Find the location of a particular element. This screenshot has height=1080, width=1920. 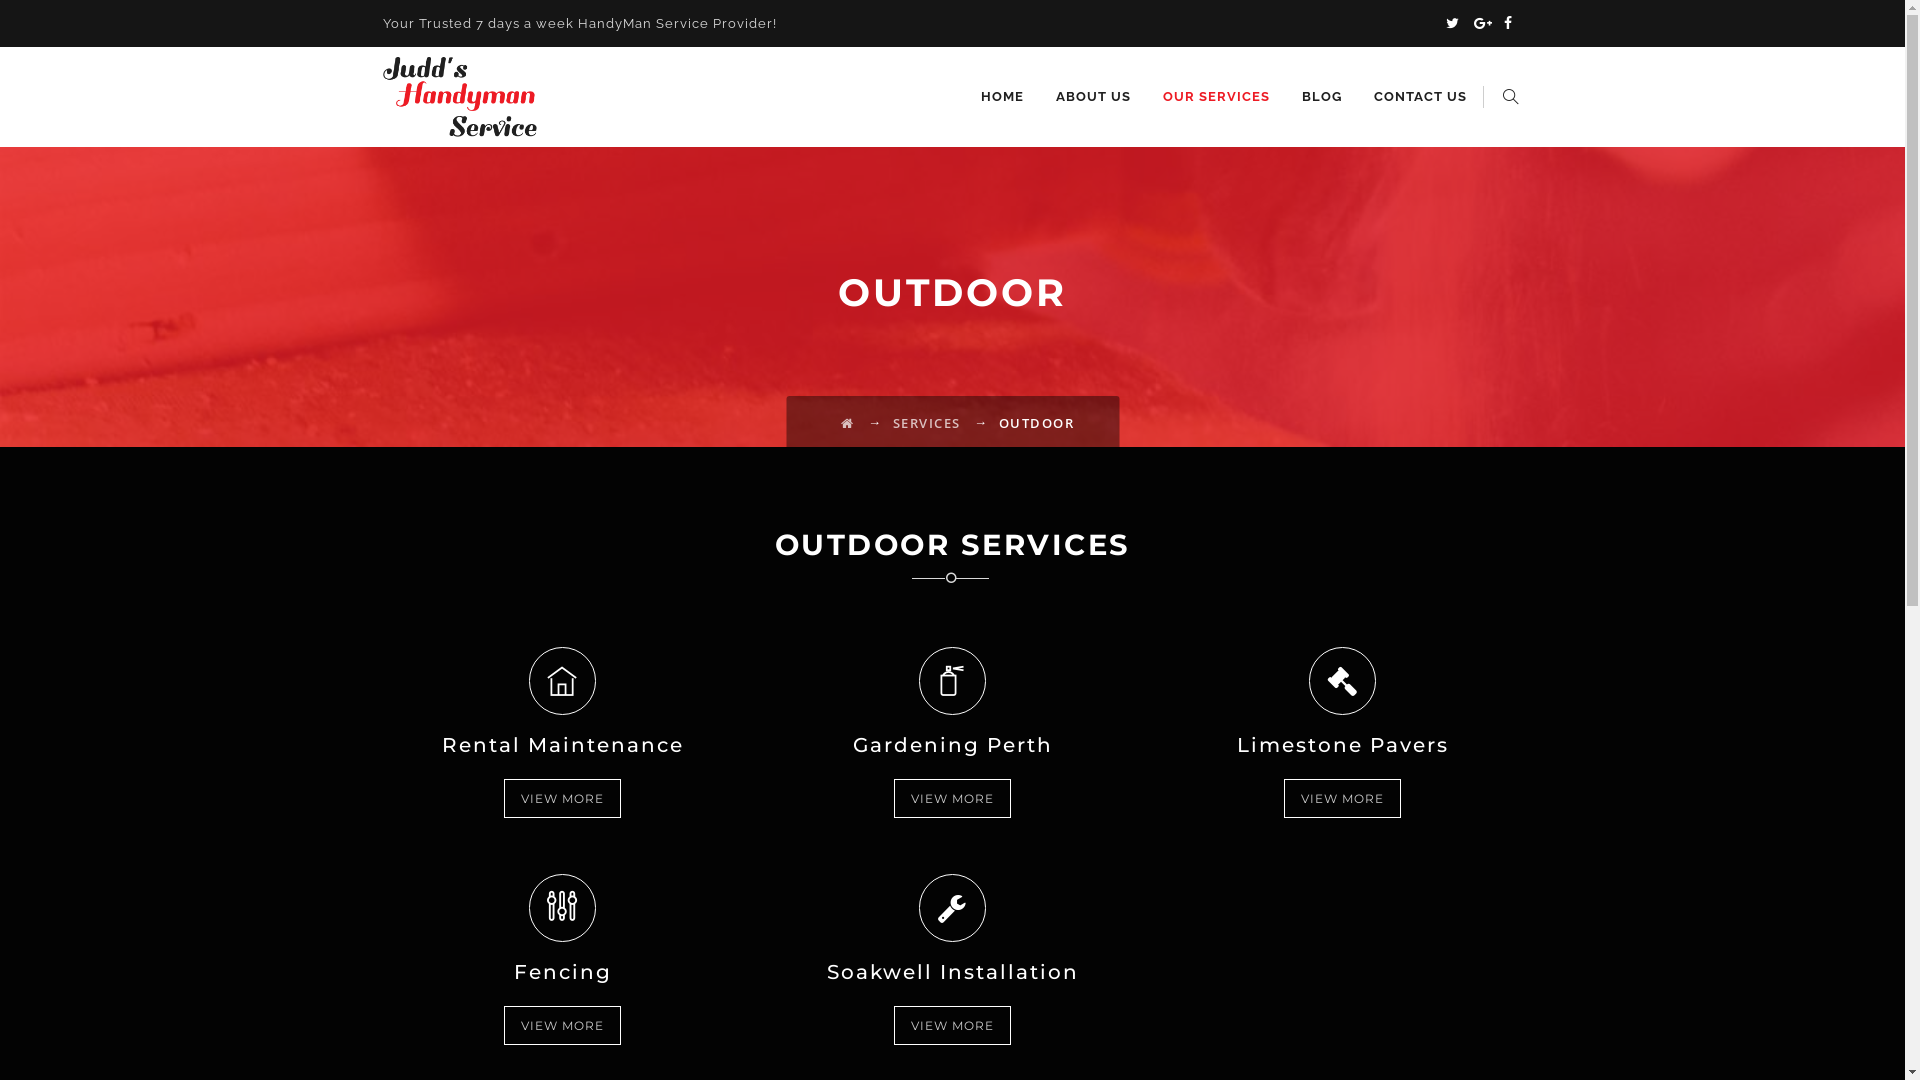

'VIEW MORE' is located at coordinates (504, 1025).